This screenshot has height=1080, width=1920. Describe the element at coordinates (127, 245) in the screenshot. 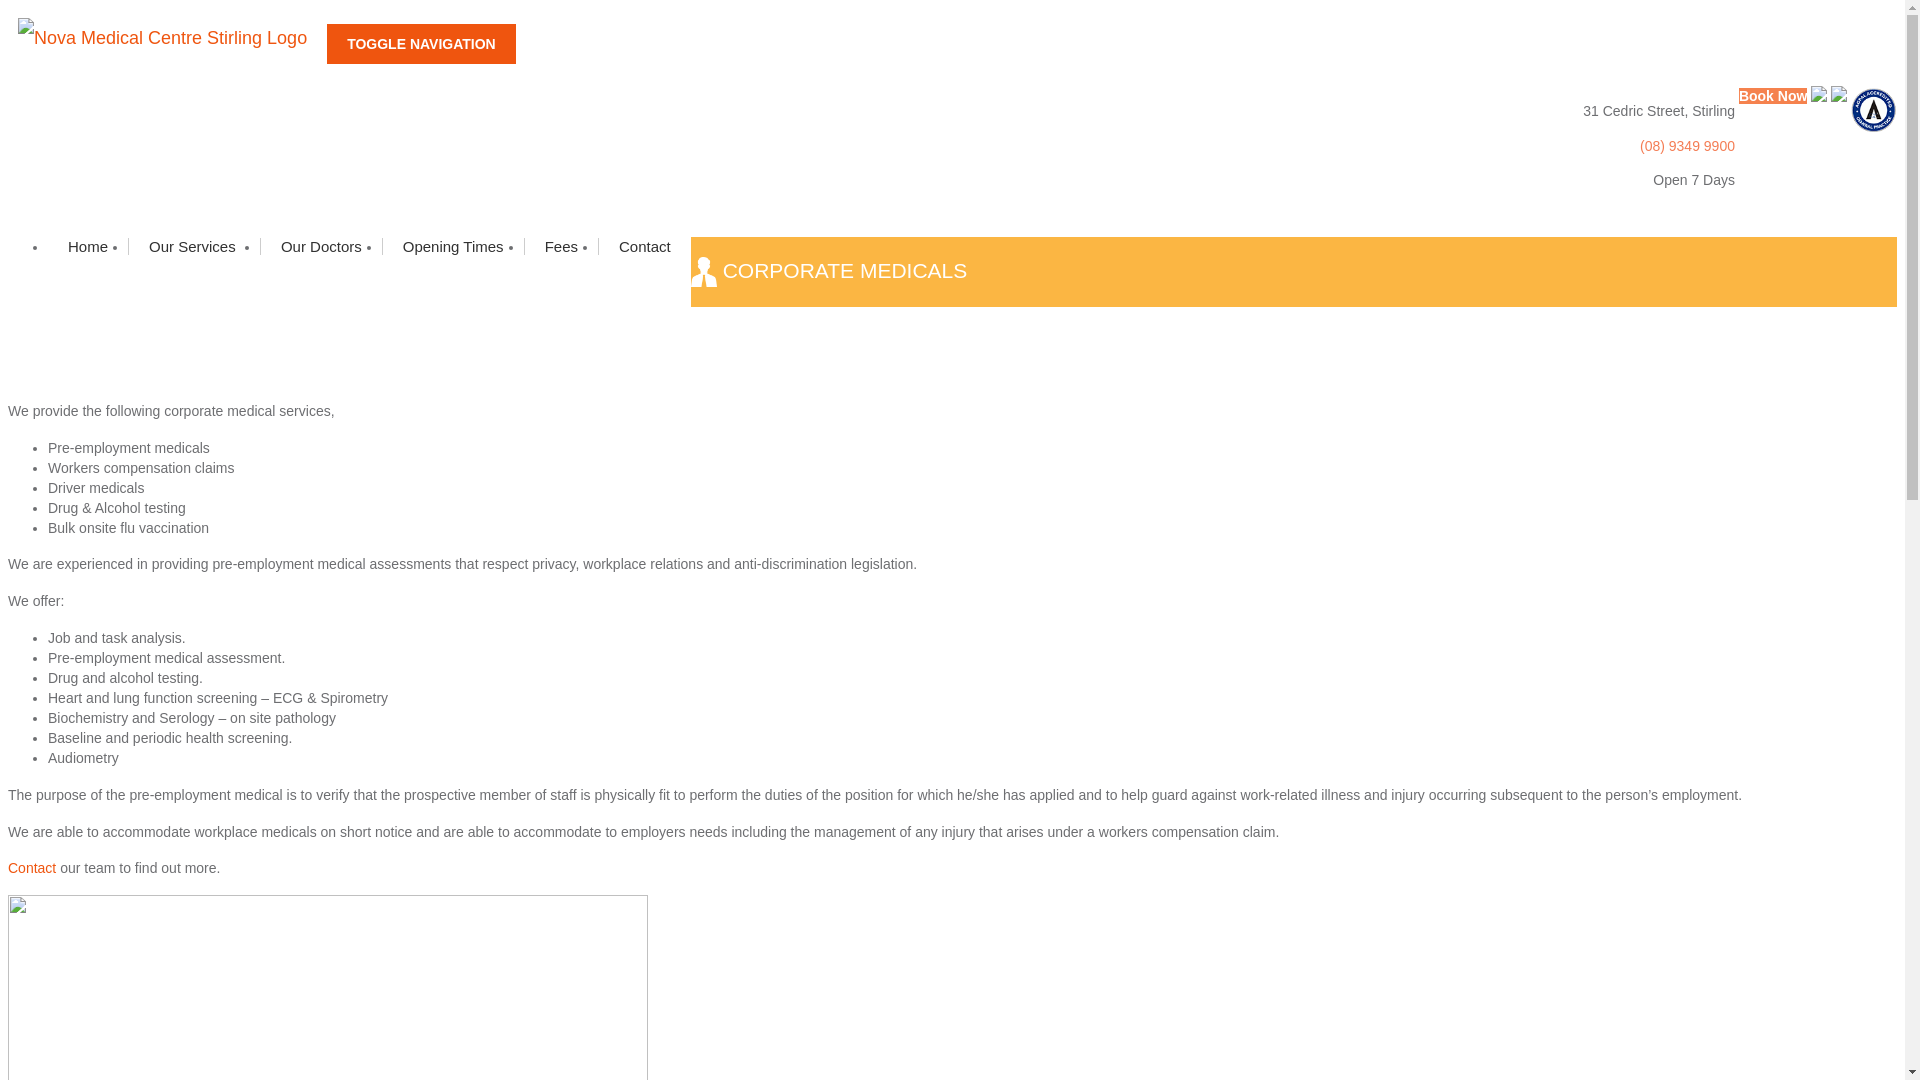

I see `'Our Services'` at that location.